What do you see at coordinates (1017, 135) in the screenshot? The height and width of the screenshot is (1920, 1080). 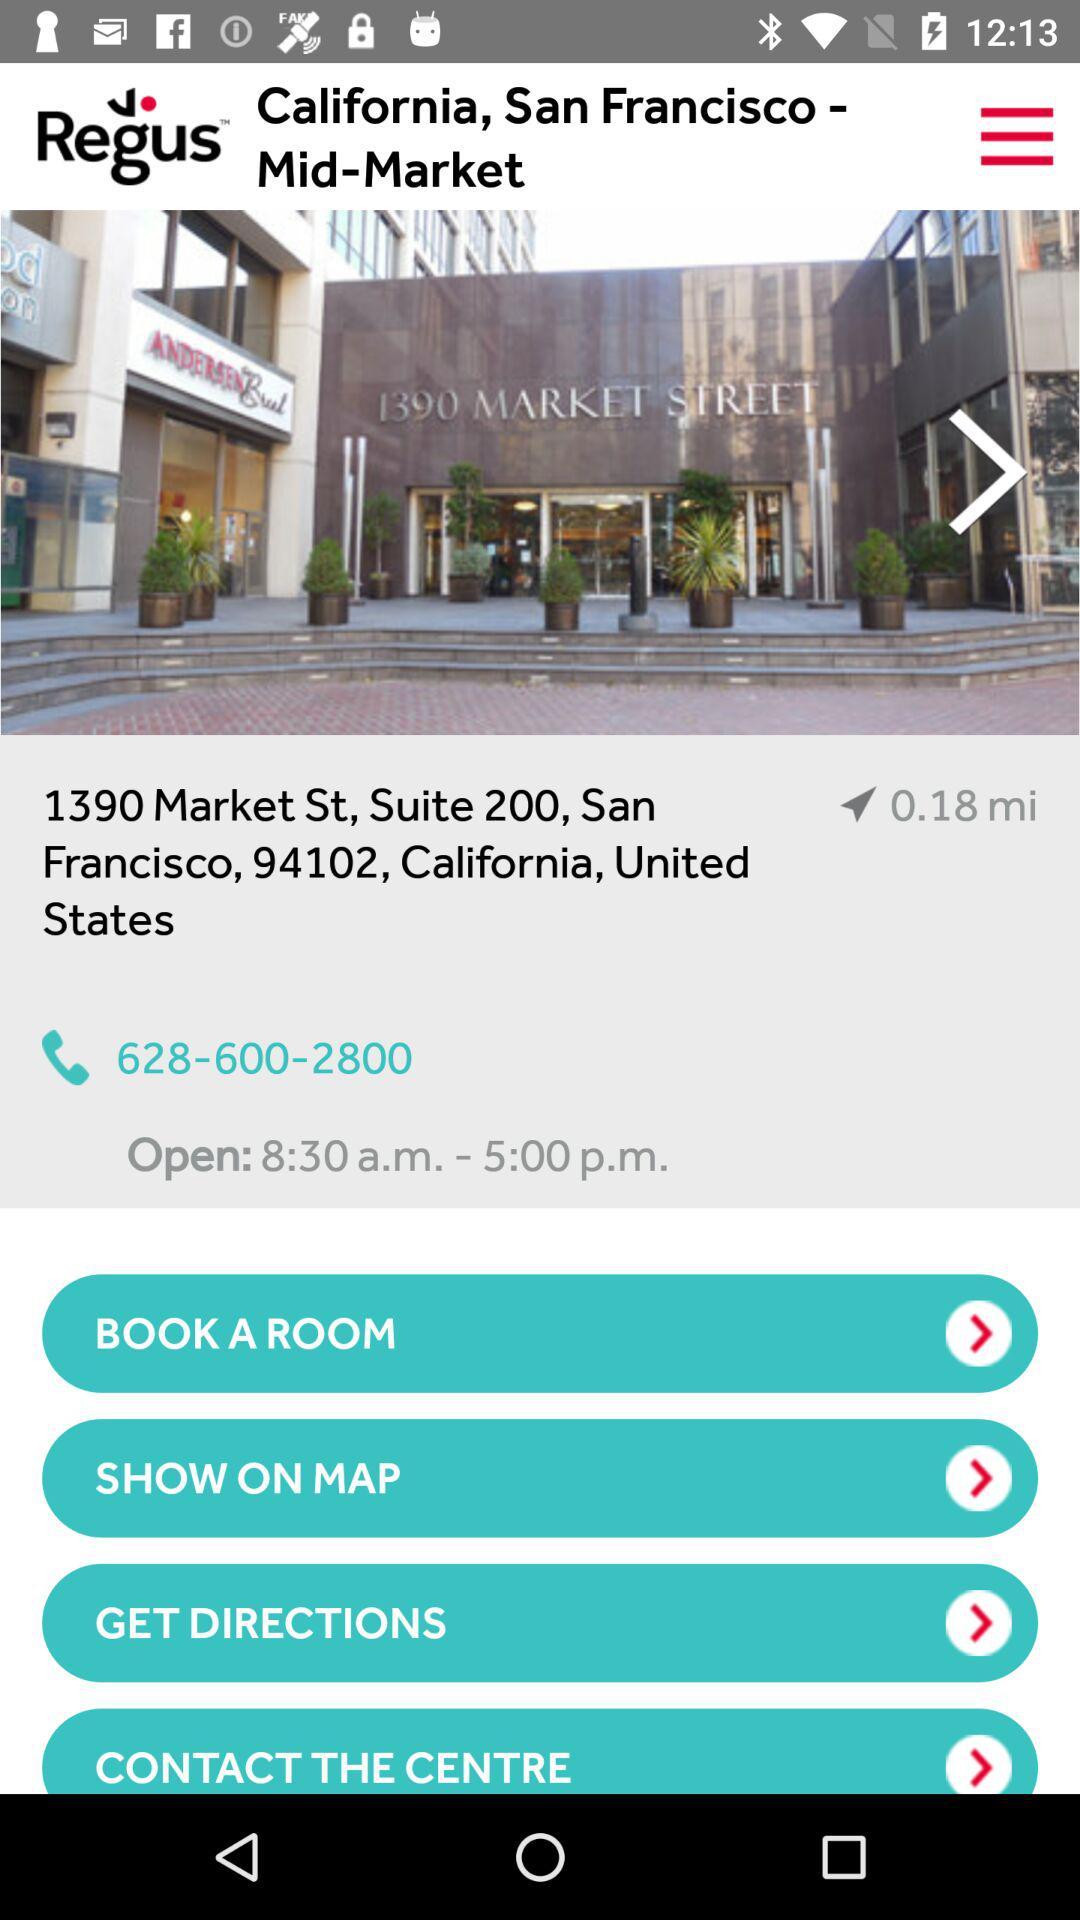 I see `the icon next to the california san francisco` at bounding box center [1017, 135].